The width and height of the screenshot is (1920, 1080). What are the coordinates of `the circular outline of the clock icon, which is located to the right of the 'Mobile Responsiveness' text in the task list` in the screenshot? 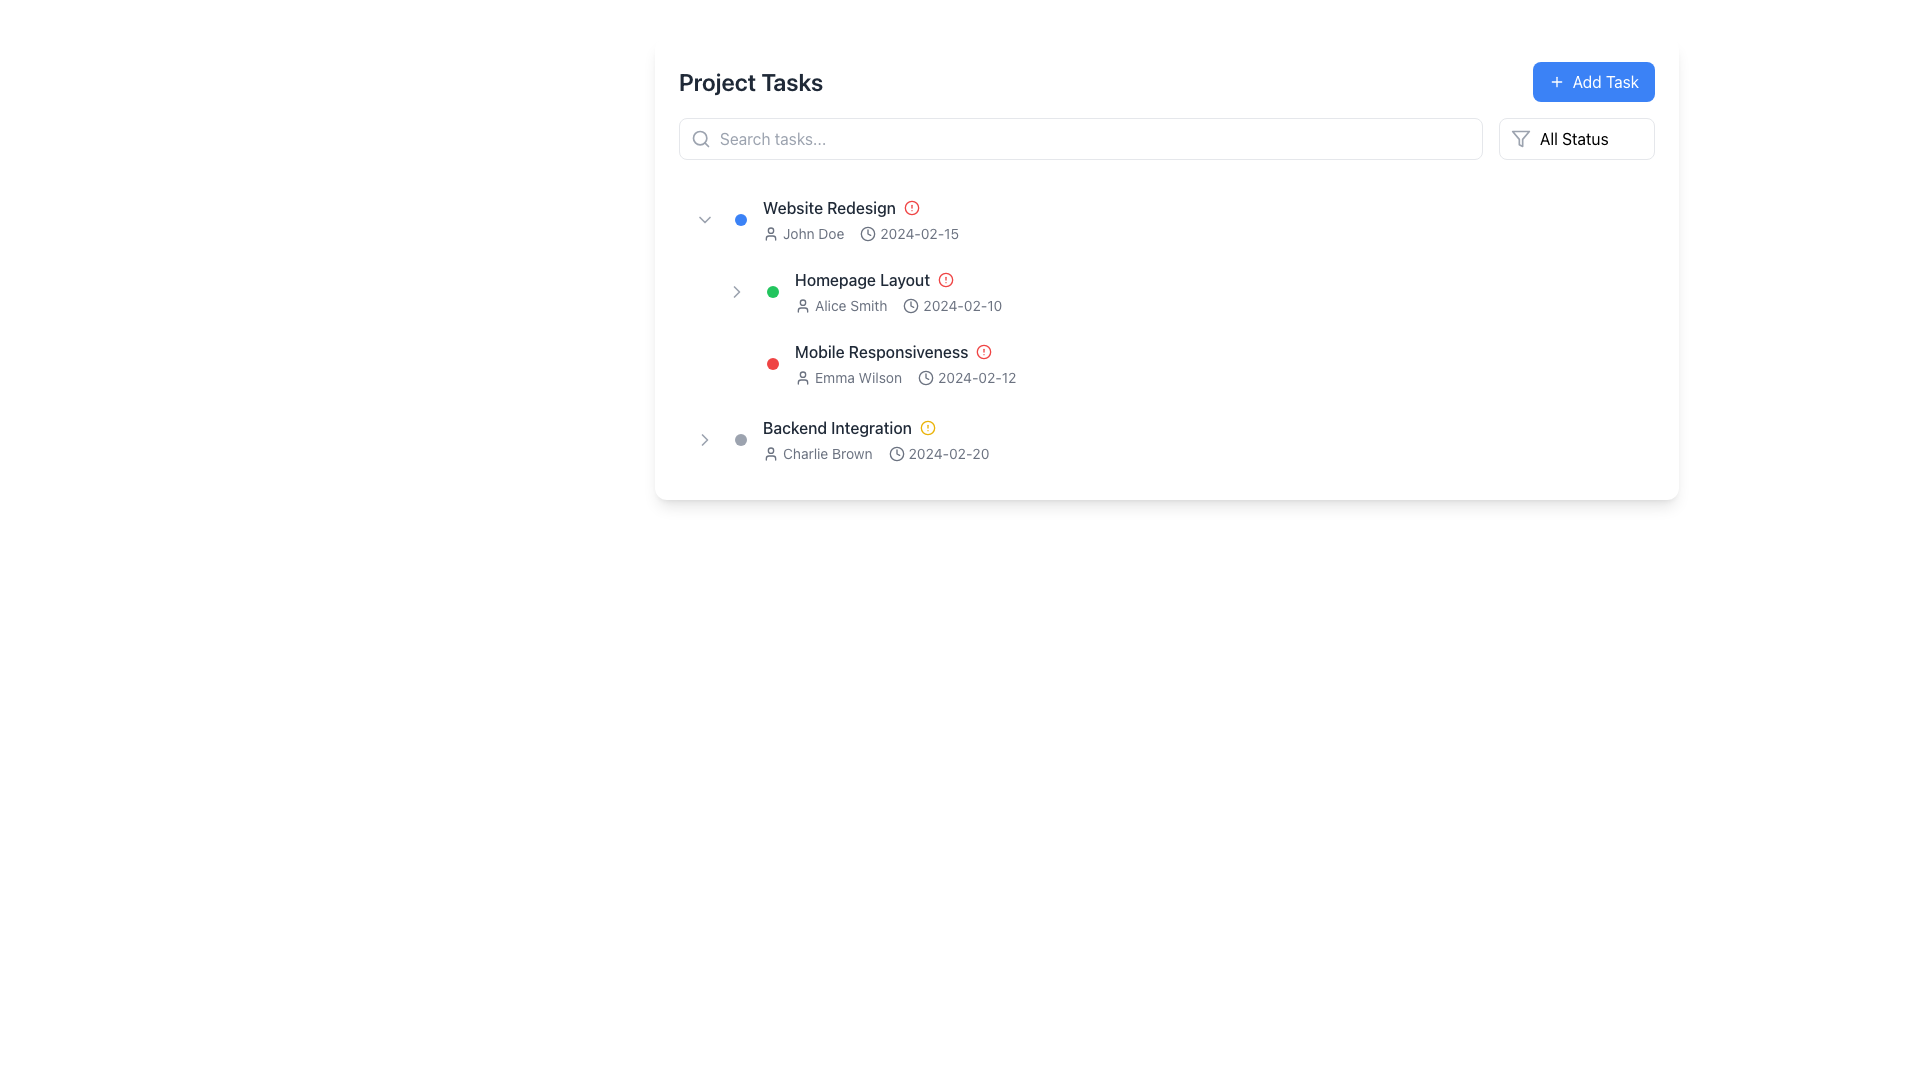 It's located at (895, 454).